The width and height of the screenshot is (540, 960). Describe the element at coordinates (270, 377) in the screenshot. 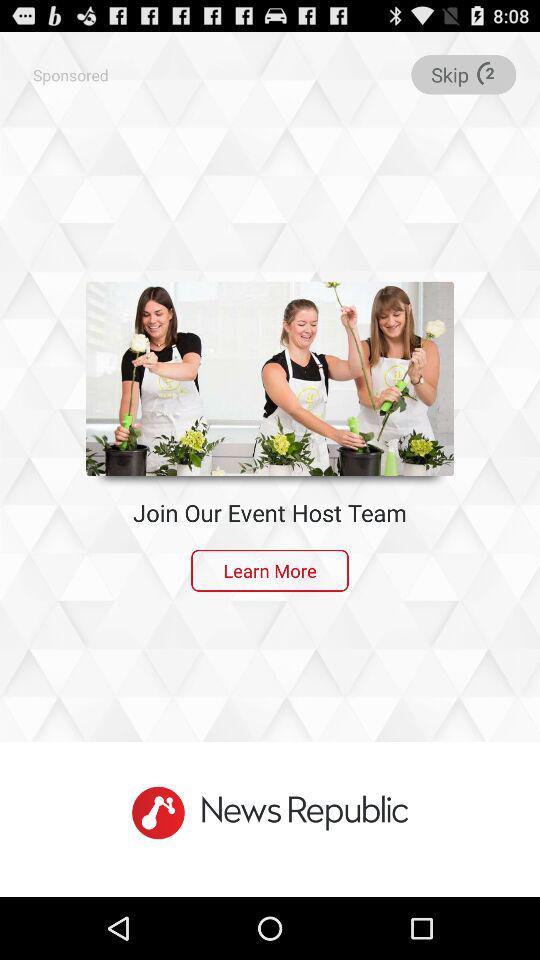

I see `open advertisement` at that location.